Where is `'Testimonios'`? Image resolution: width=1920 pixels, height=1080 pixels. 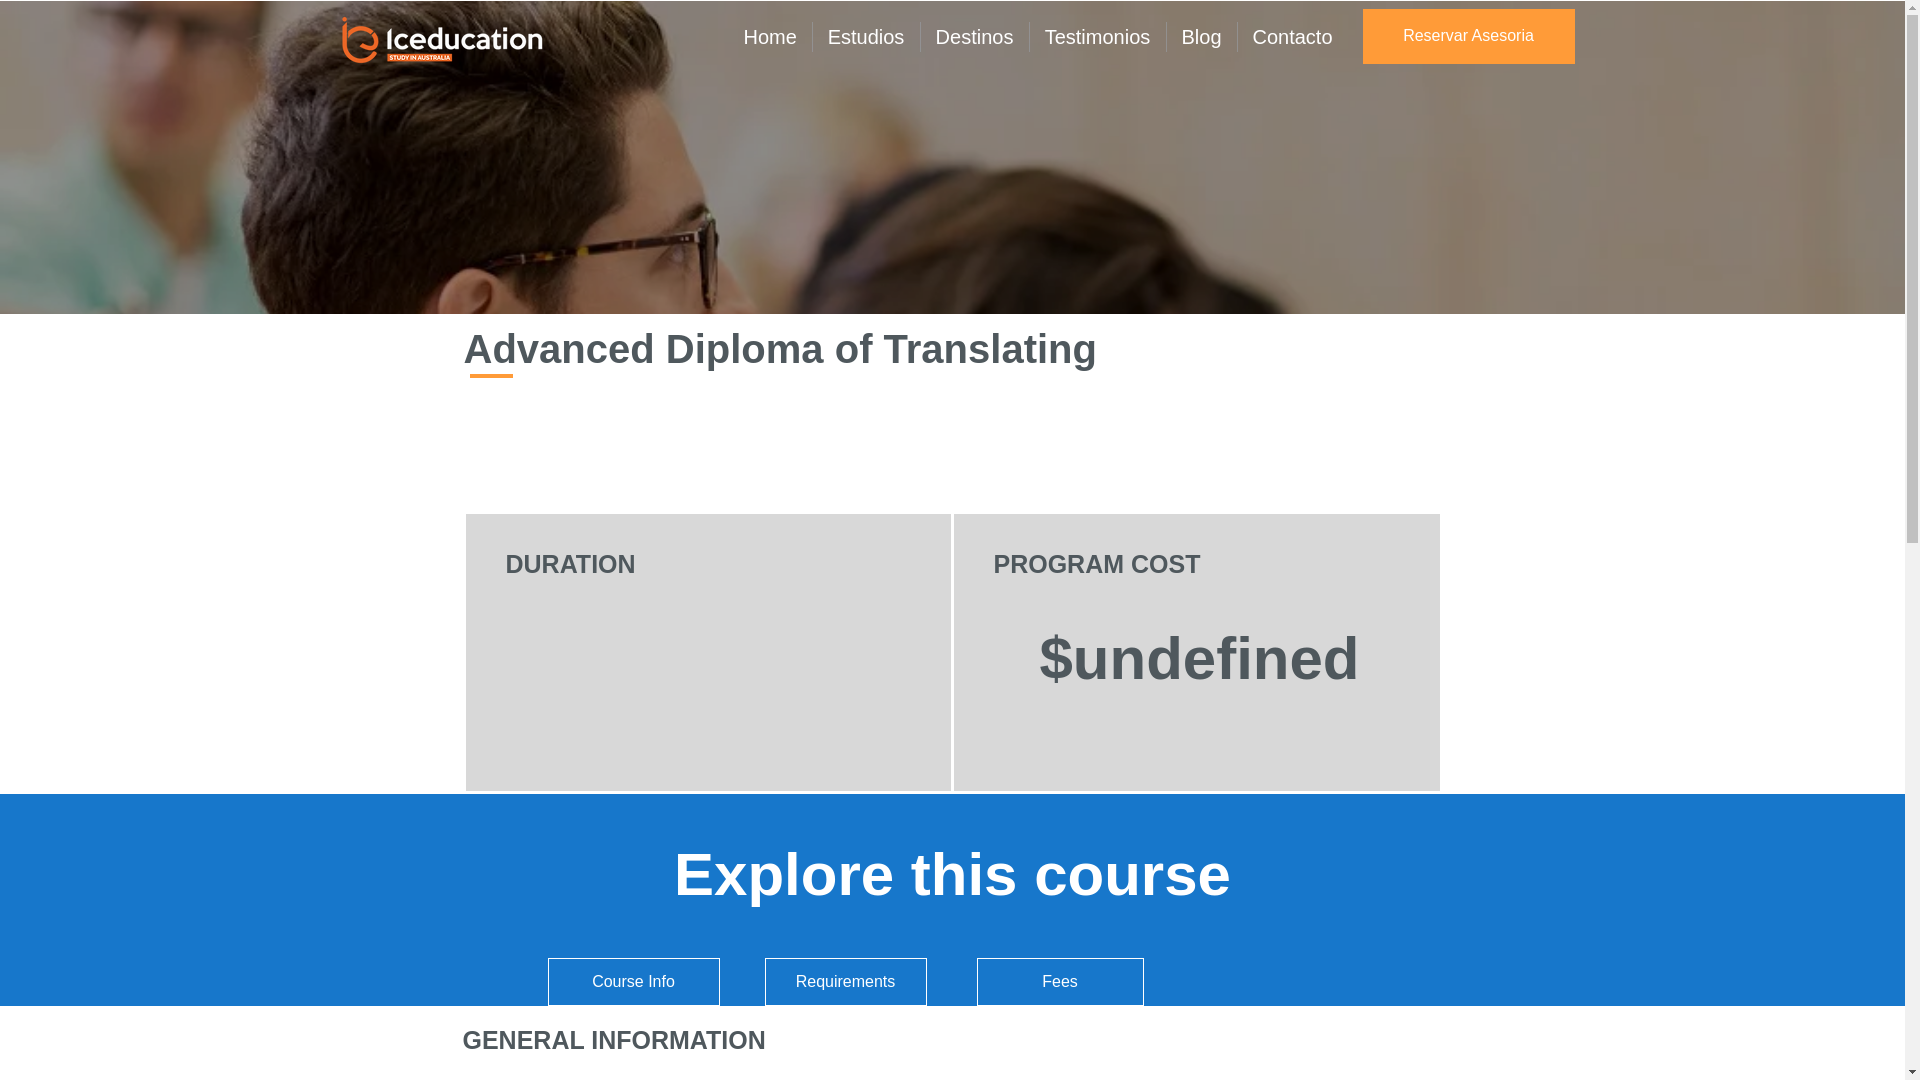 'Testimonios' is located at coordinates (1097, 37).